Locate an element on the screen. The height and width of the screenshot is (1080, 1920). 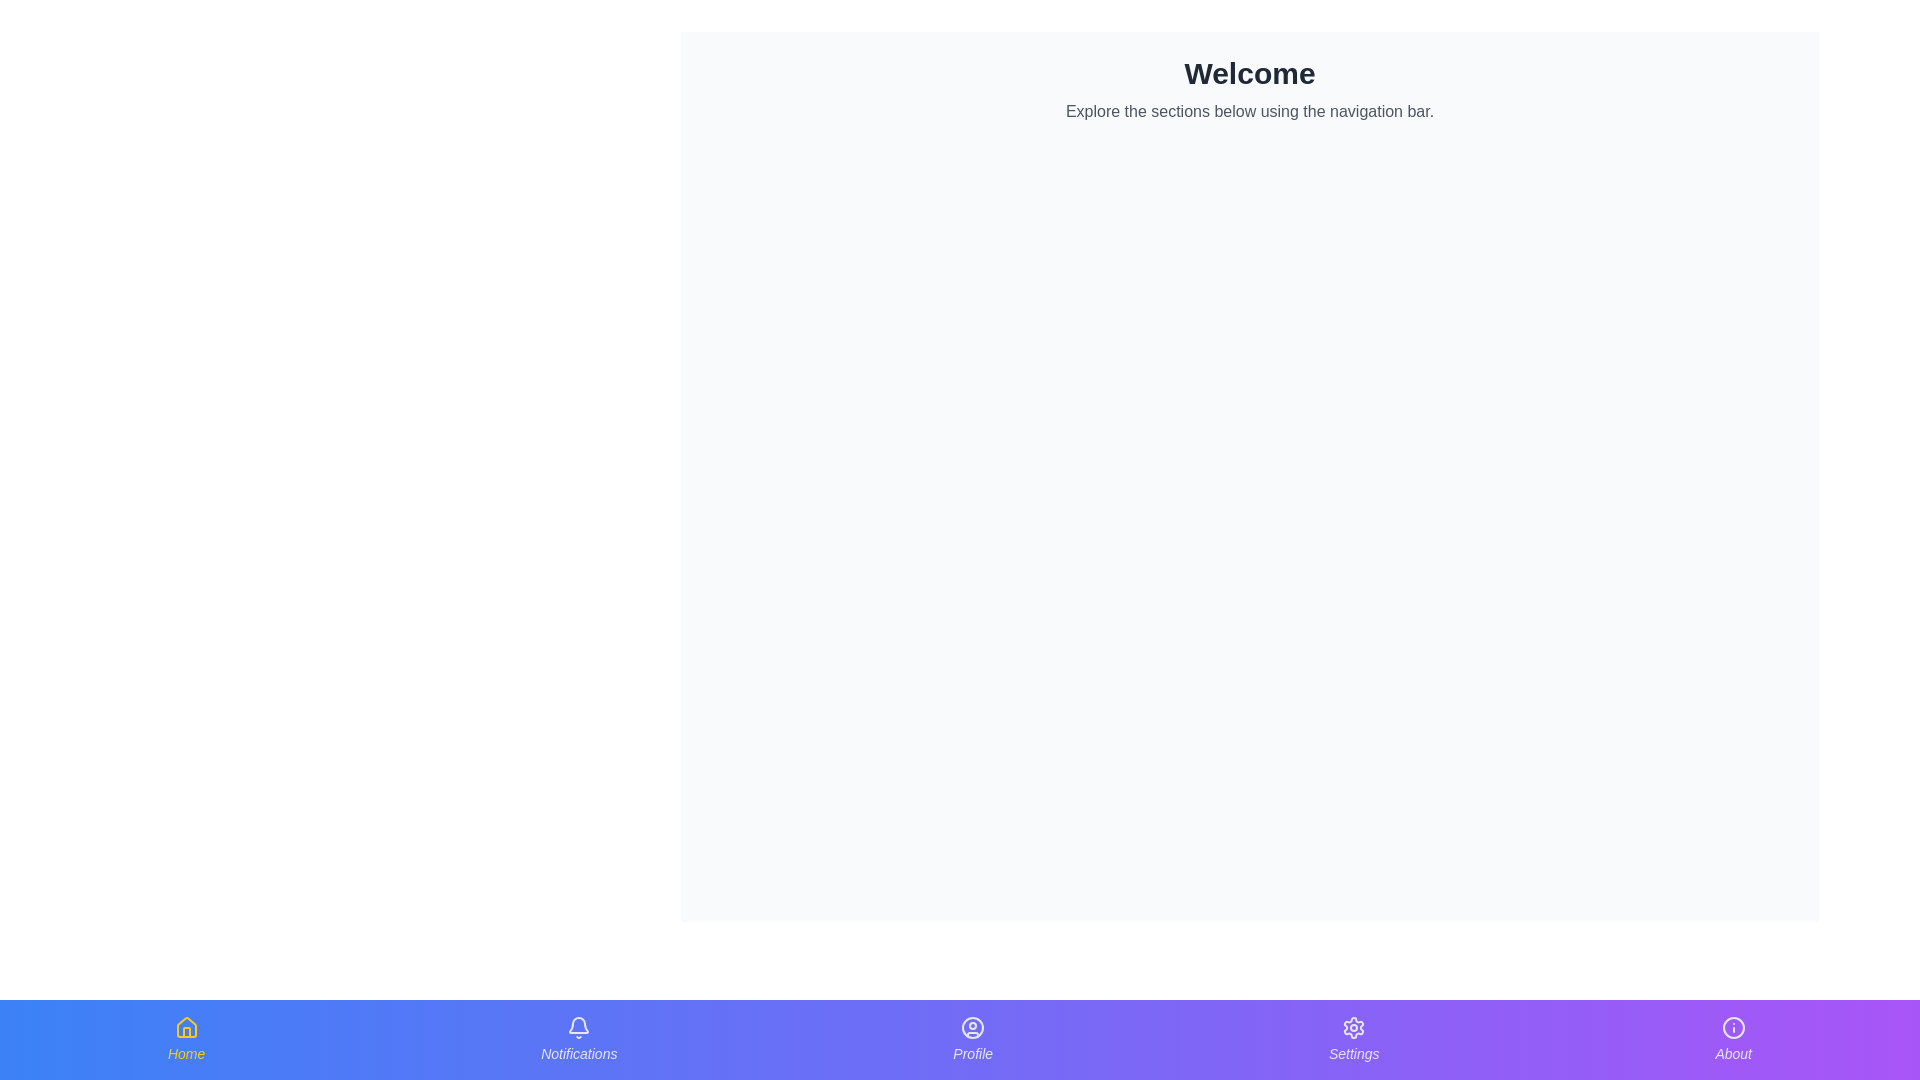
the topmost part of the home icon in the bottom navigation bar, which serves as the visual representation for the 'Home' section is located at coordinates (186, 1027).